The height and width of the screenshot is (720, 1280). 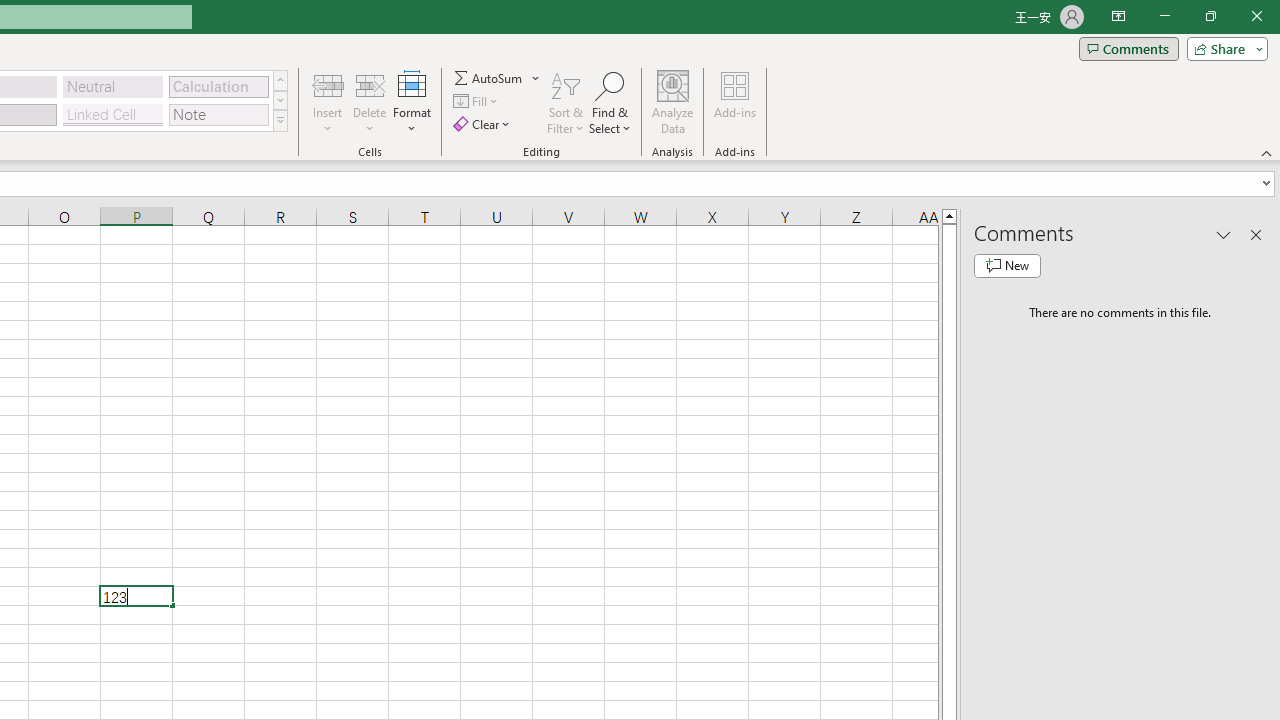 What do you see at coordinates (411, 103) in the screenshot?
I see `'Format'` at bounding box center [411, 103].